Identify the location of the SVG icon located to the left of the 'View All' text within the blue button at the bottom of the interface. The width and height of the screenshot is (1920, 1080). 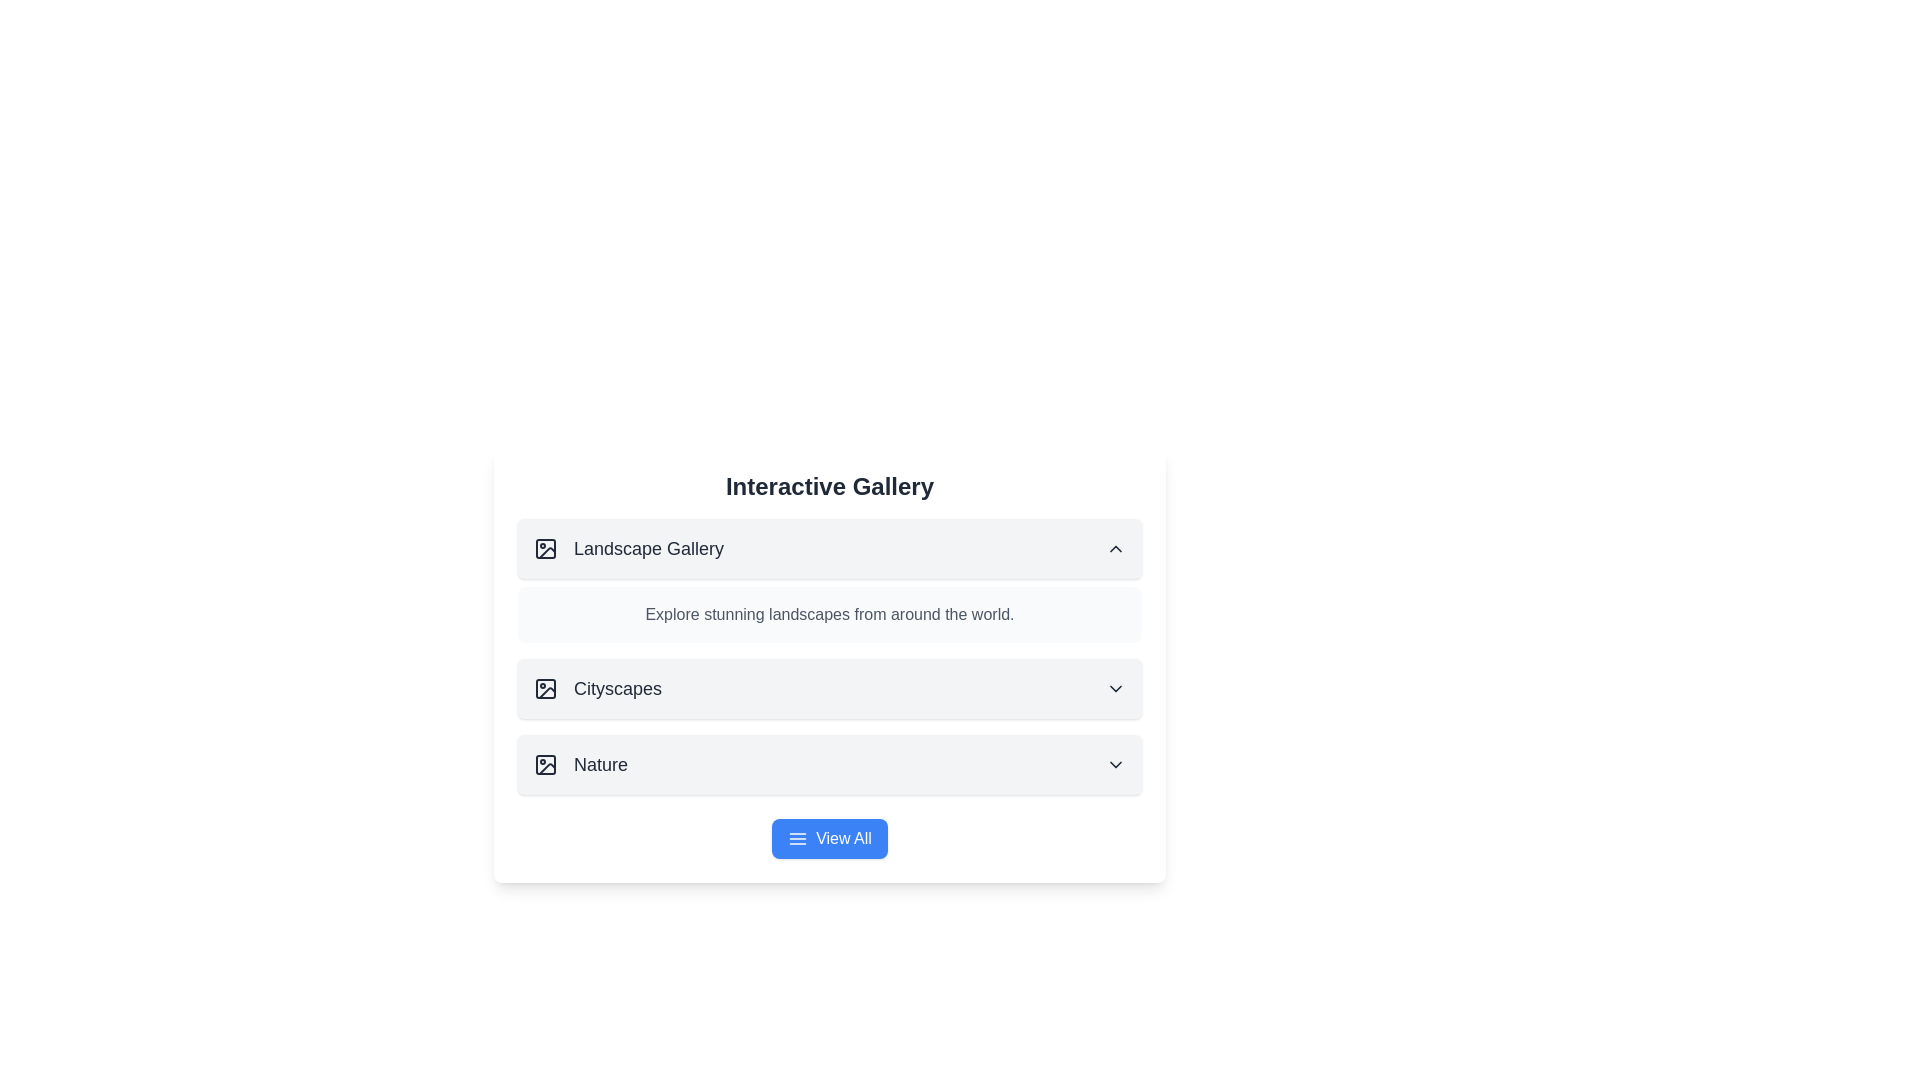
(797, 839).